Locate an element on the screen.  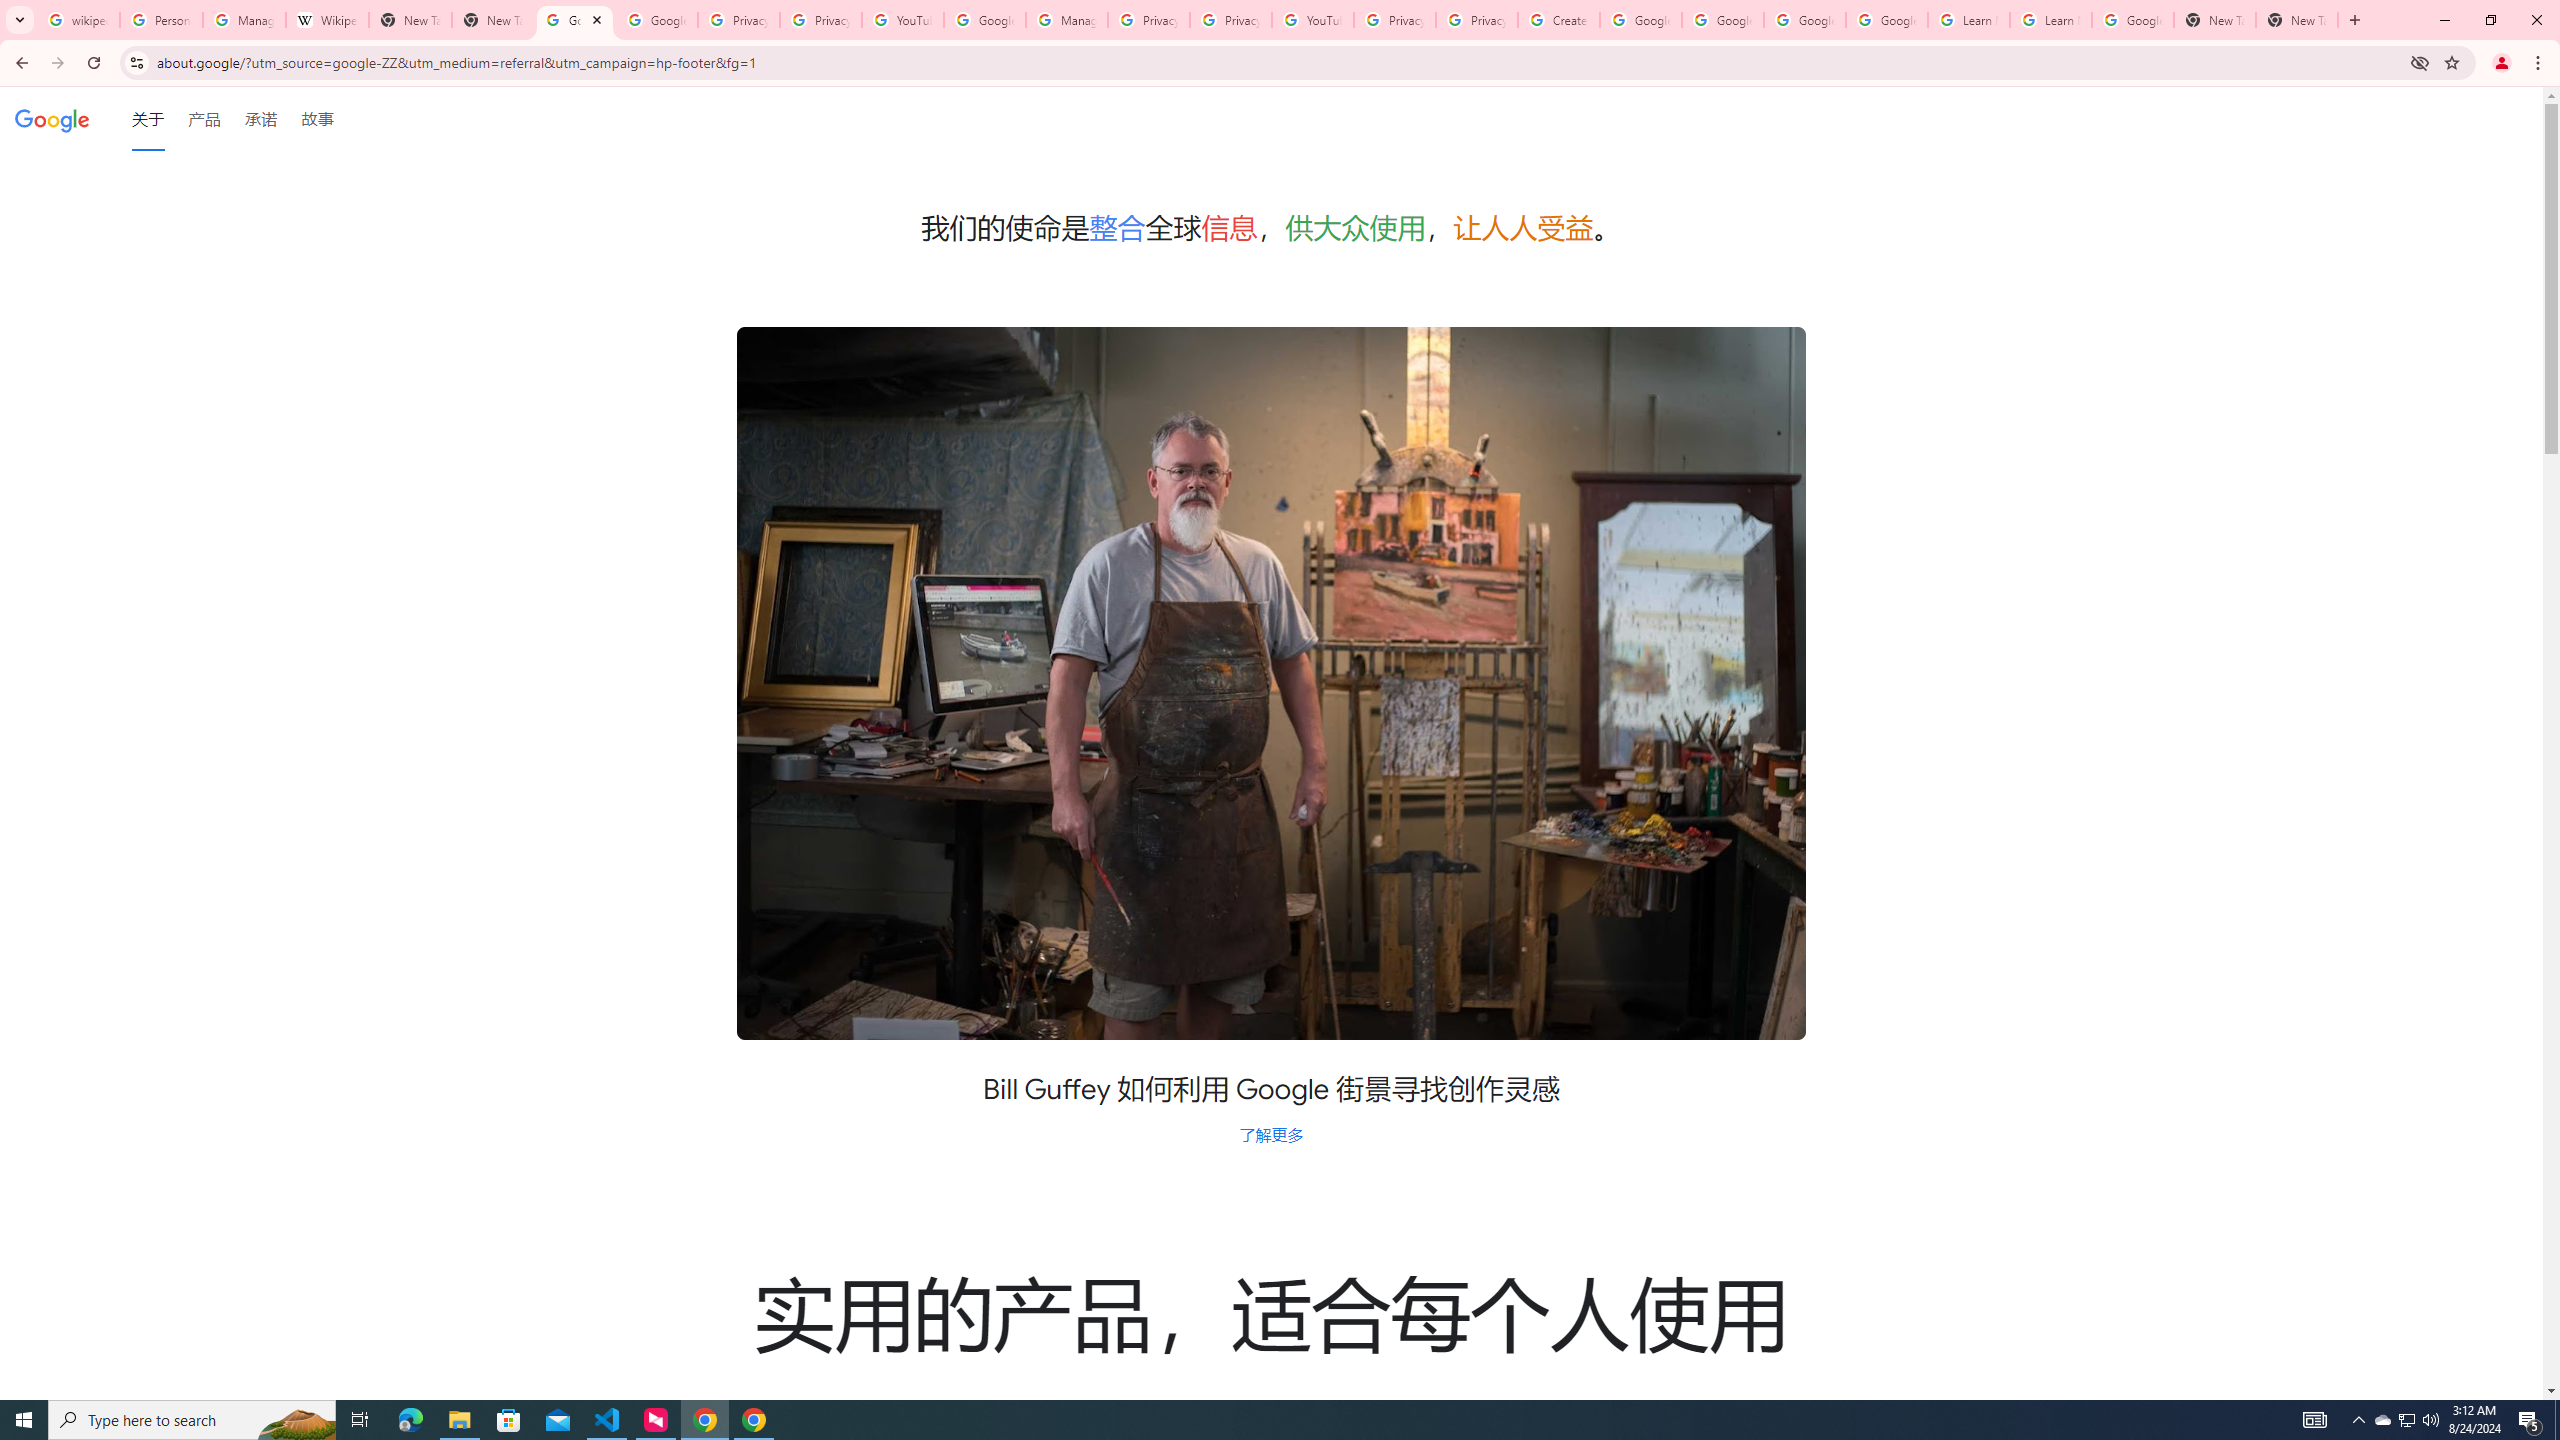
'New Tab' is located at coordinates (2352, 19).